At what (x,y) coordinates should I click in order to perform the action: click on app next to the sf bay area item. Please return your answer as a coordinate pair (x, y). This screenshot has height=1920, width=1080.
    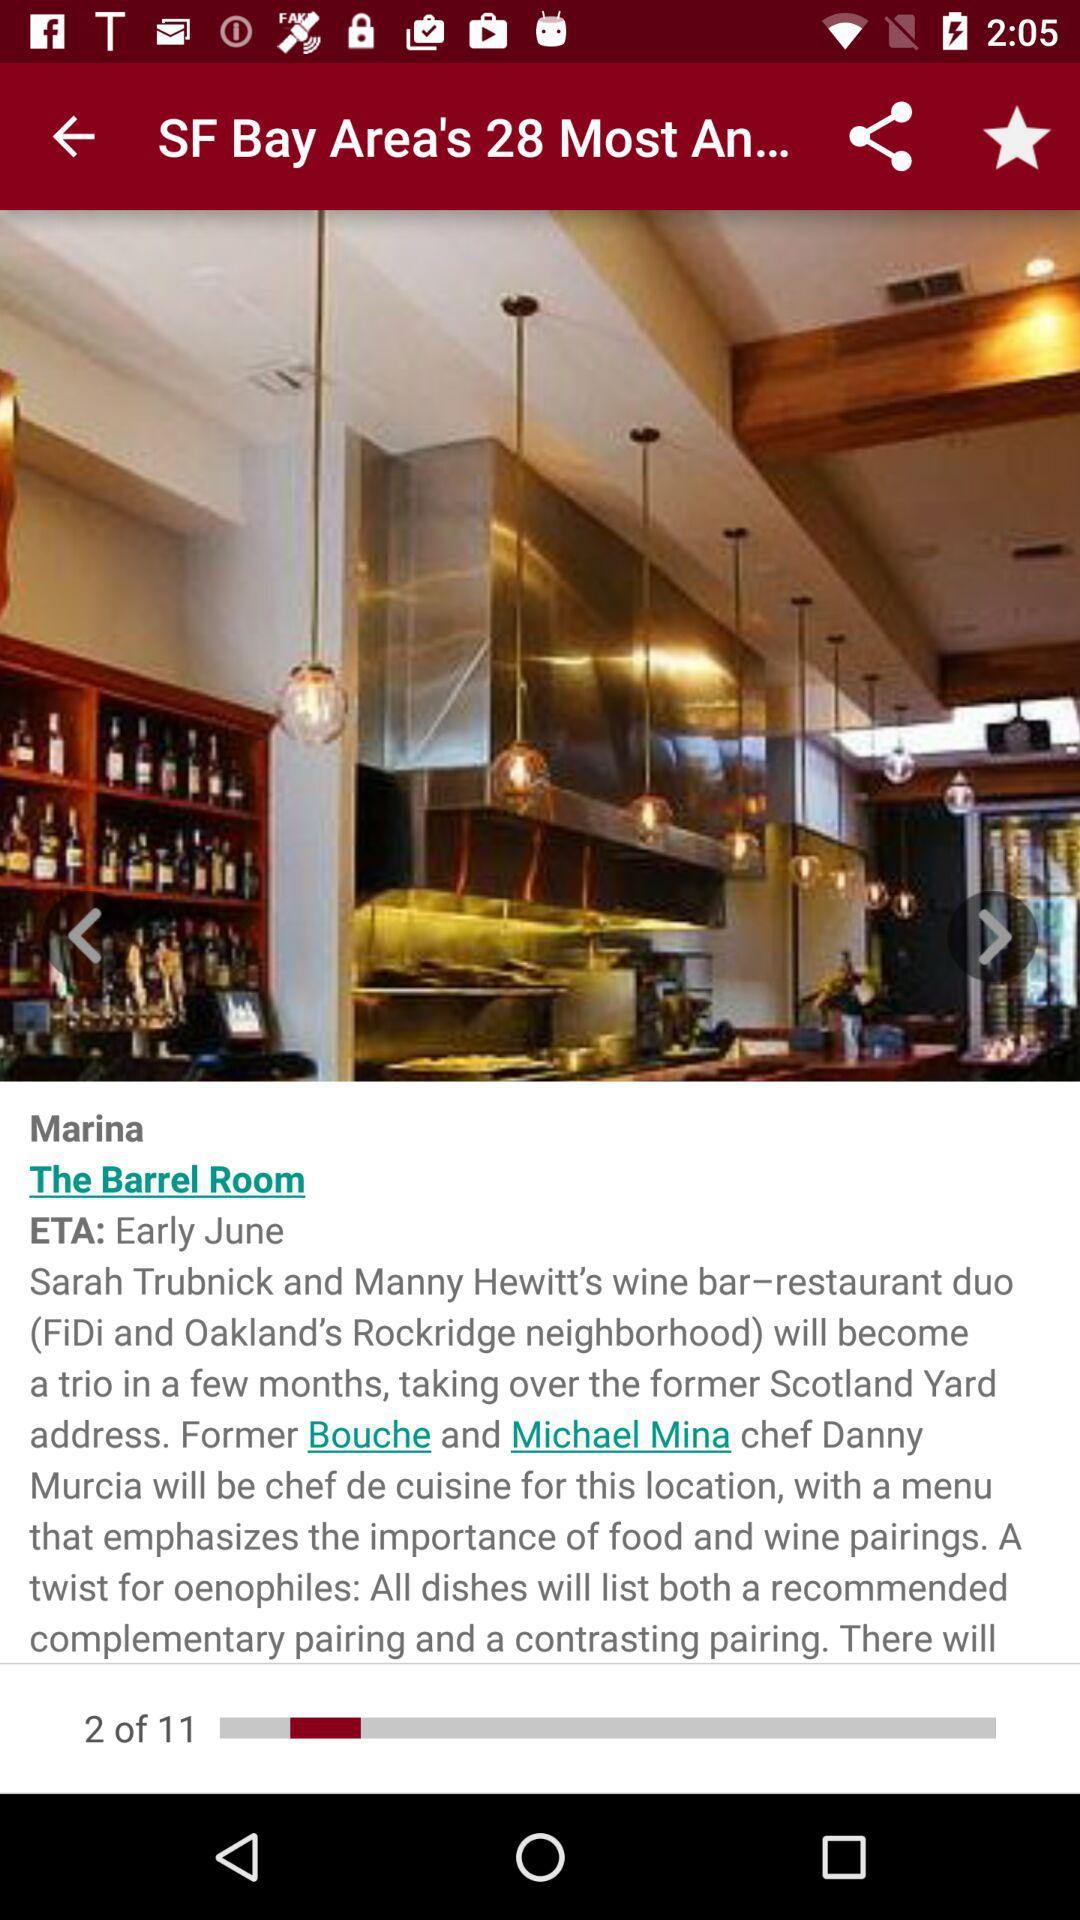
    Looking at the image, I should click on (72, 135).